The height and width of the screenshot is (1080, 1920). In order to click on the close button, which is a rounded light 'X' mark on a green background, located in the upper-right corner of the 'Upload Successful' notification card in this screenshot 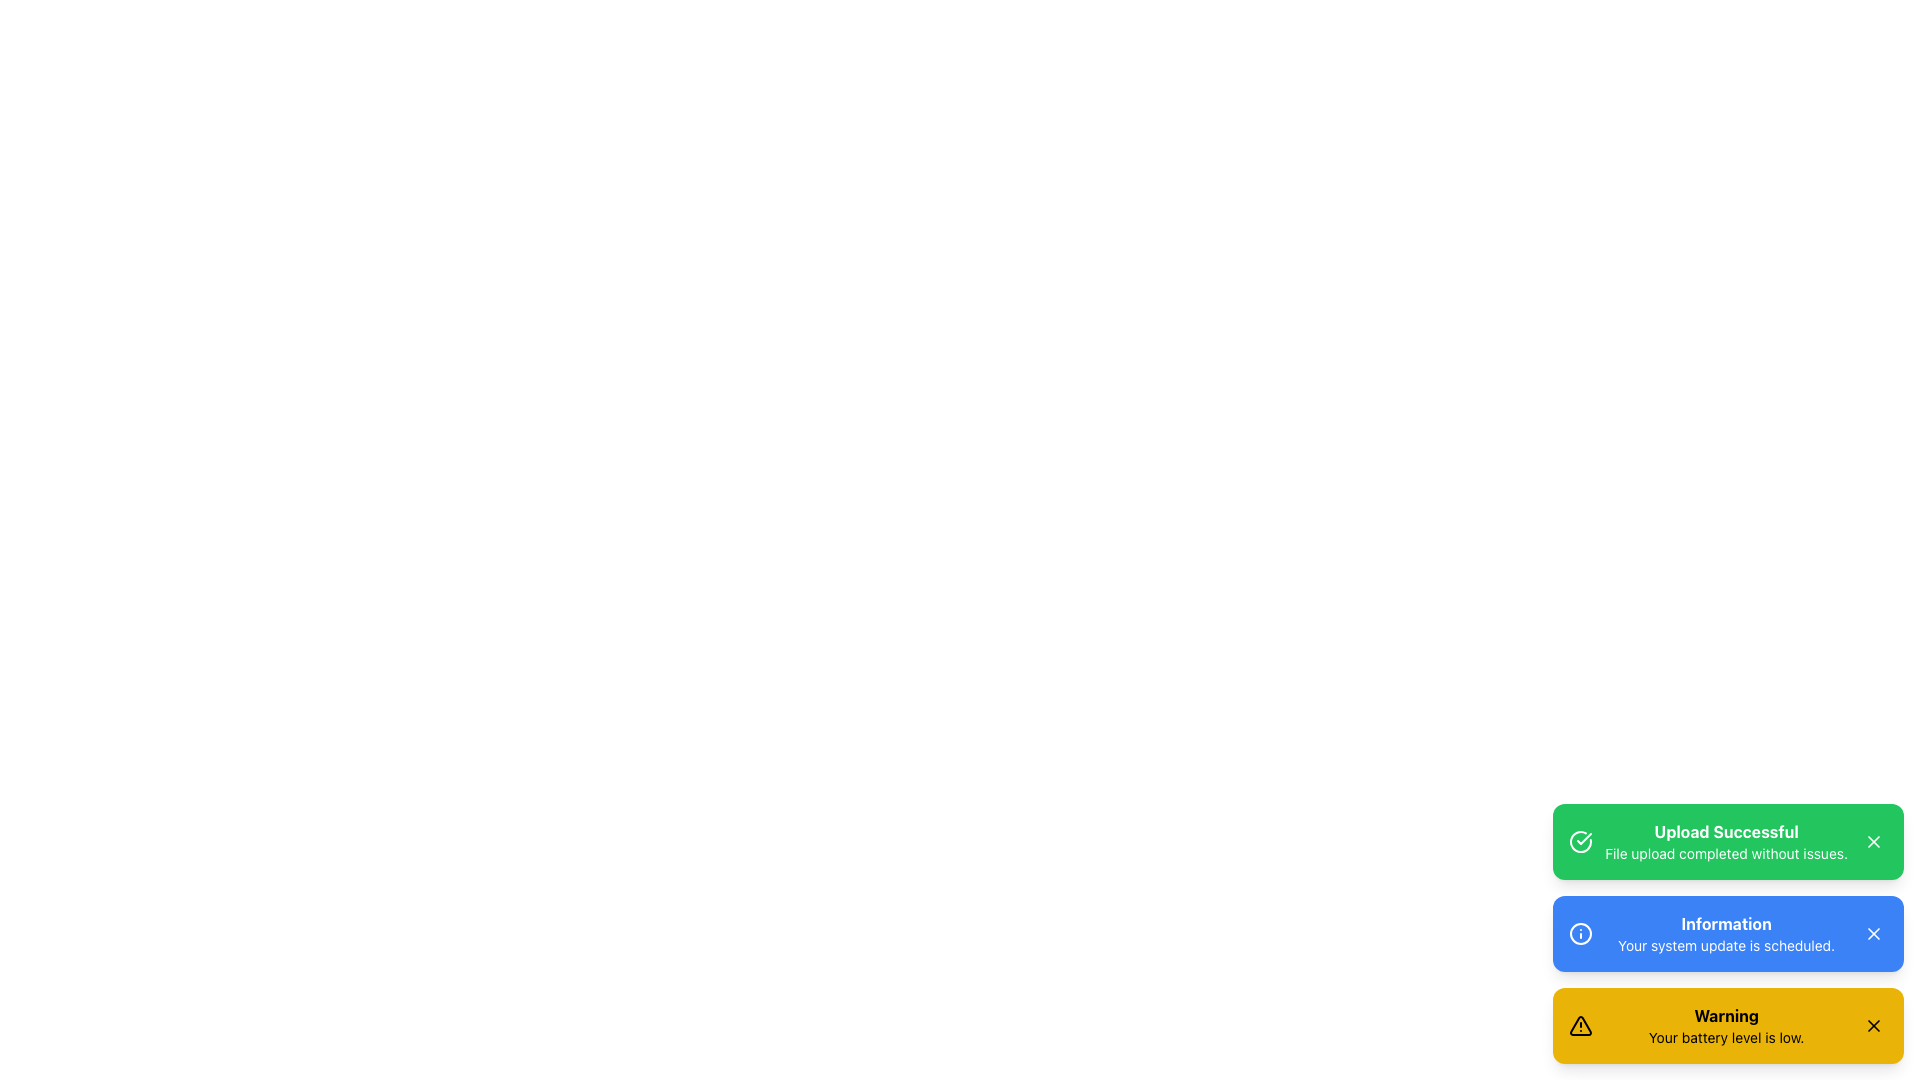, I will do `click(1872, 841)`.